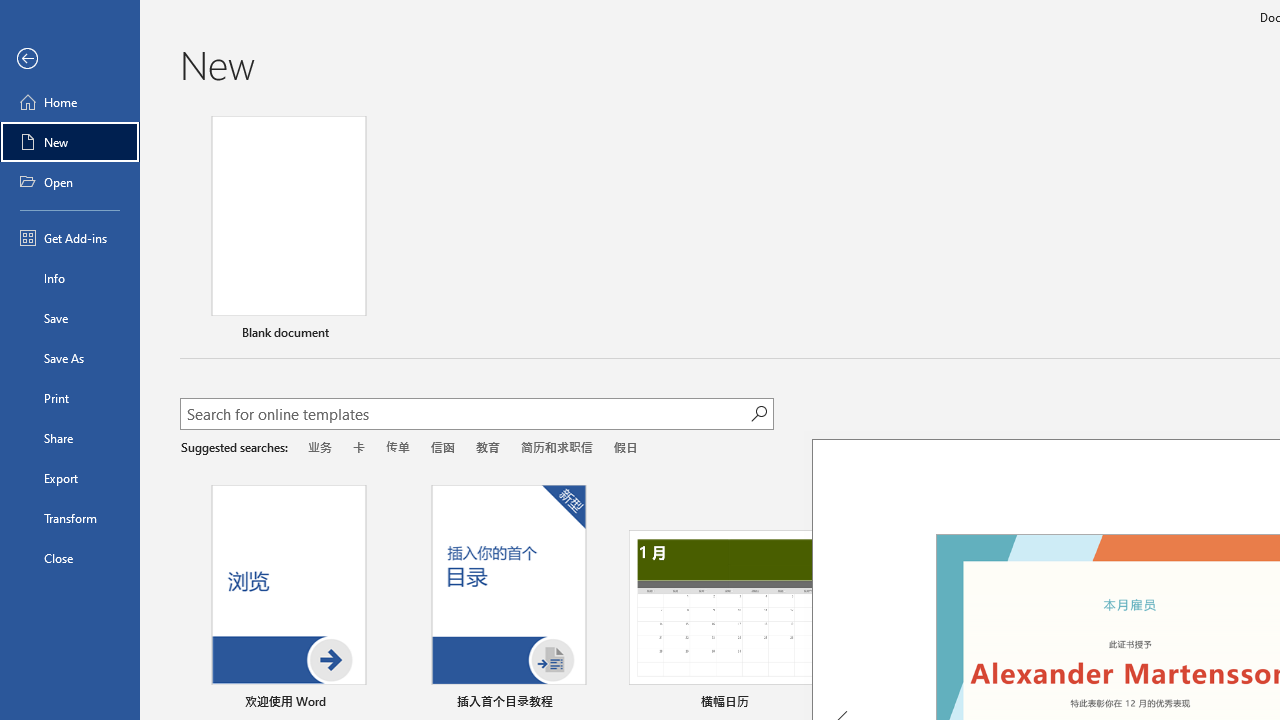  I want to click on 'Get Add-ins', so click(69, 236).